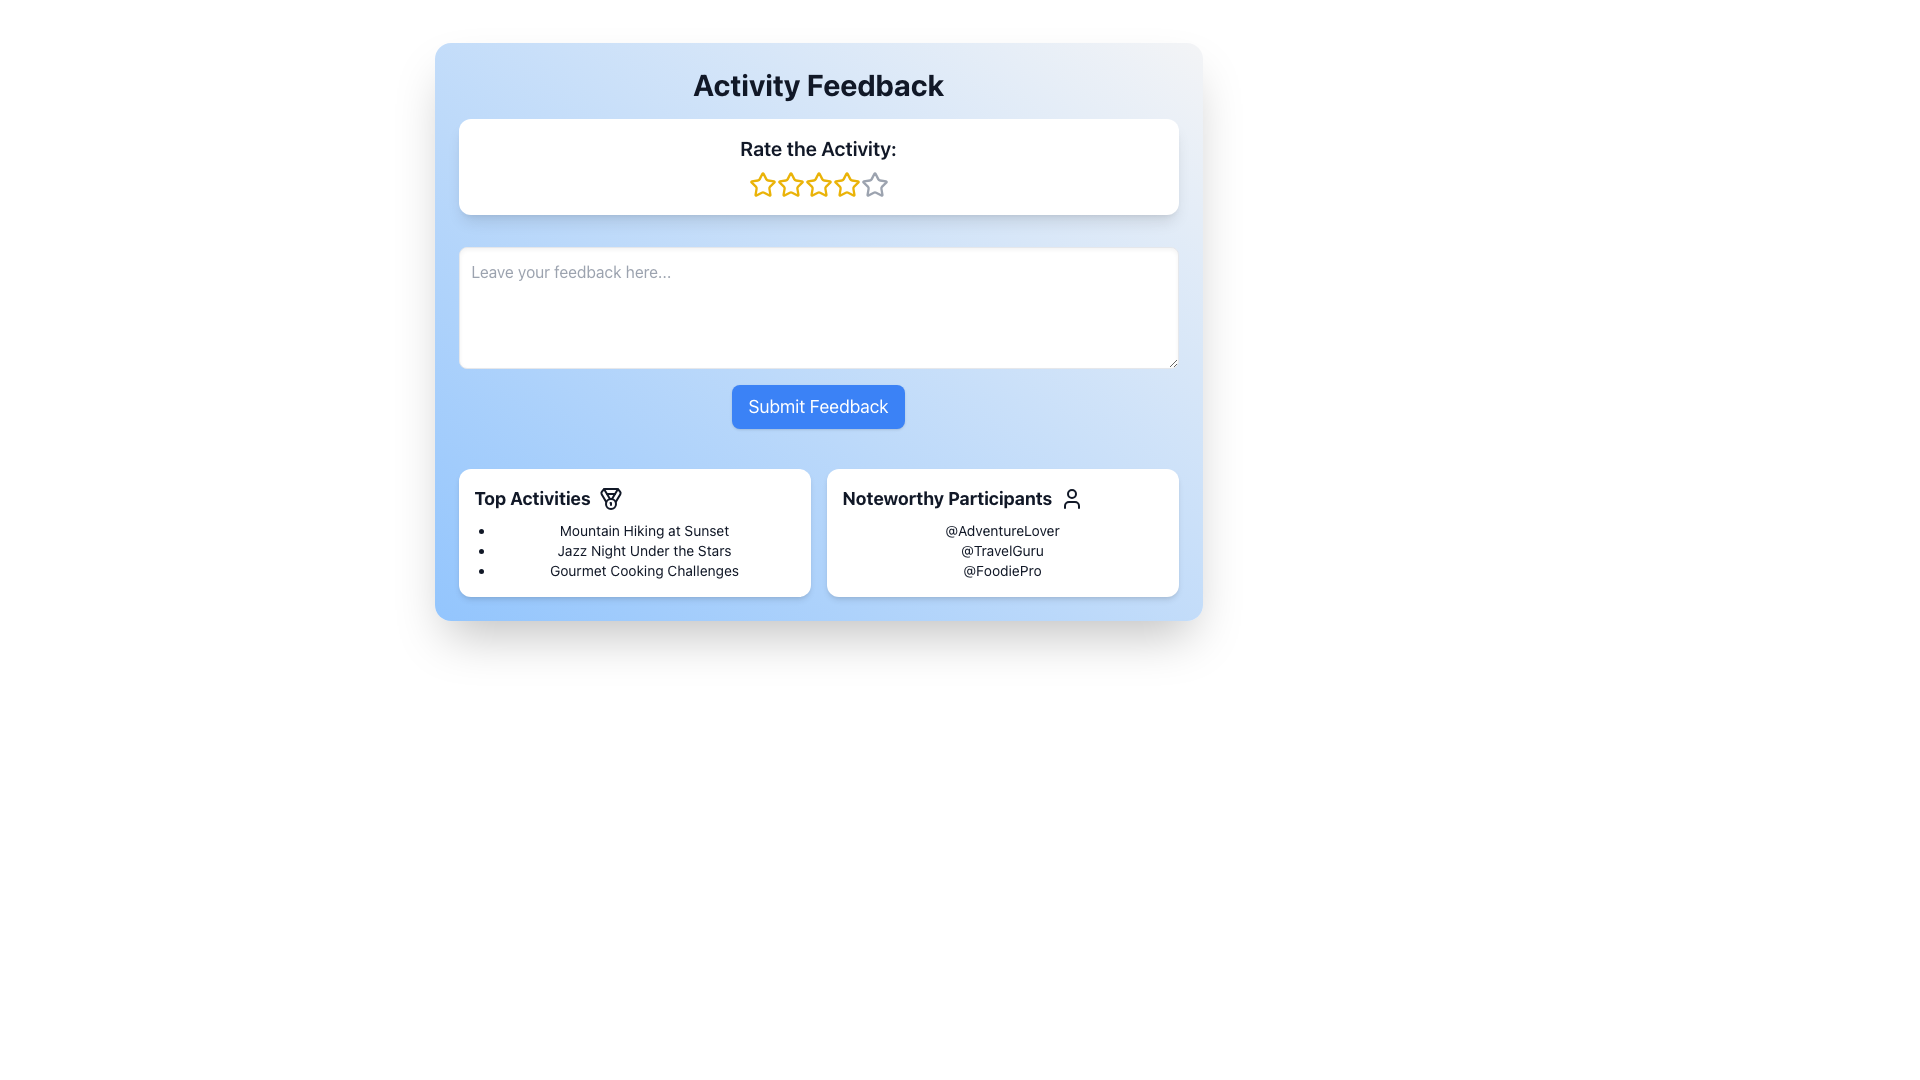  Describe the element at coordinates (633, 531) in the screenshot. I see `the Informational Card labeled 'Top Activities', which features a medal icon and presents activities like 'Mountain Hiking at Sunset'` at that location.